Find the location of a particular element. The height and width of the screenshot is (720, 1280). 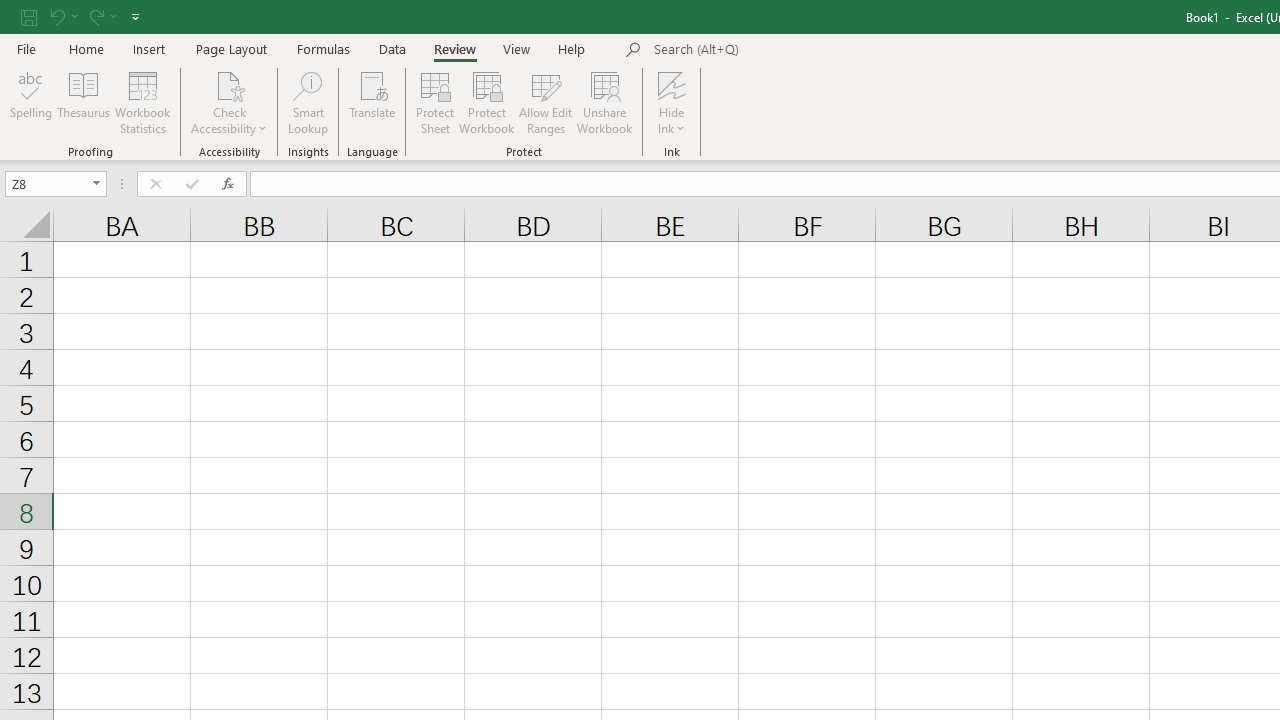

'Smart Lookup' is located at coordinates (307, 103).